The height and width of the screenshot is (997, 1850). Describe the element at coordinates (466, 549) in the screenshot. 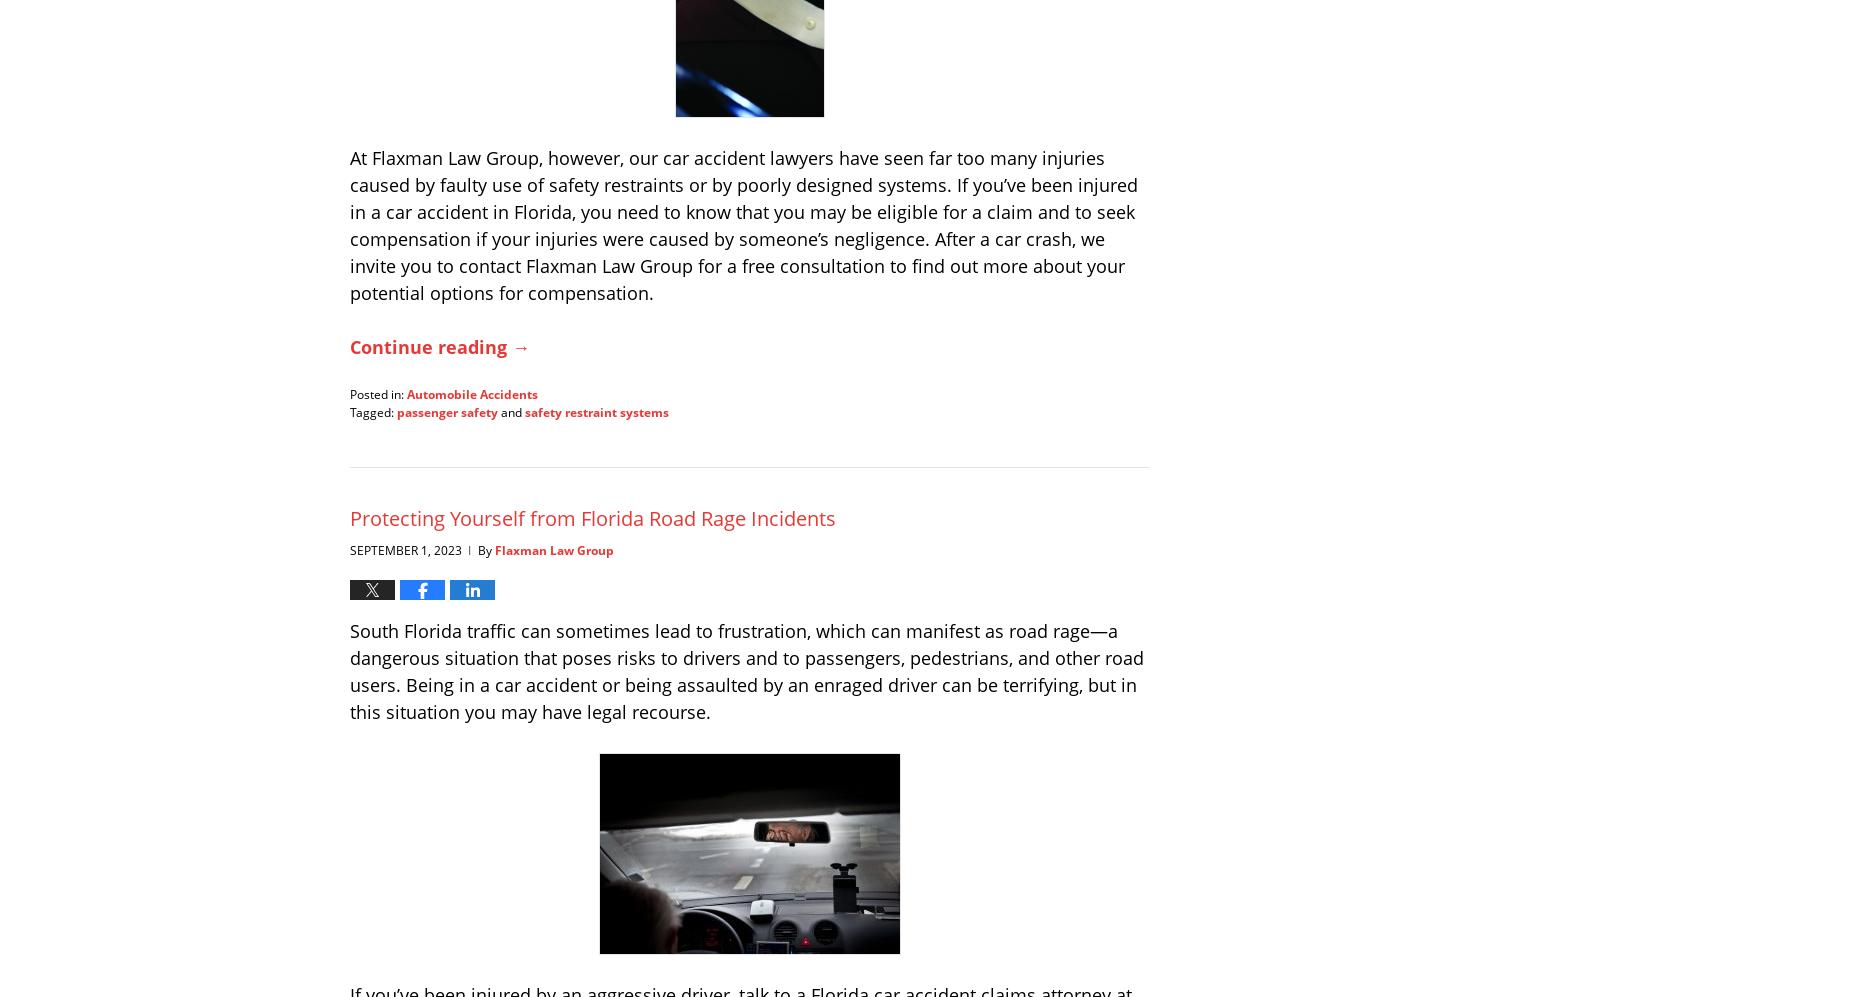

I see `'|'` at that location.